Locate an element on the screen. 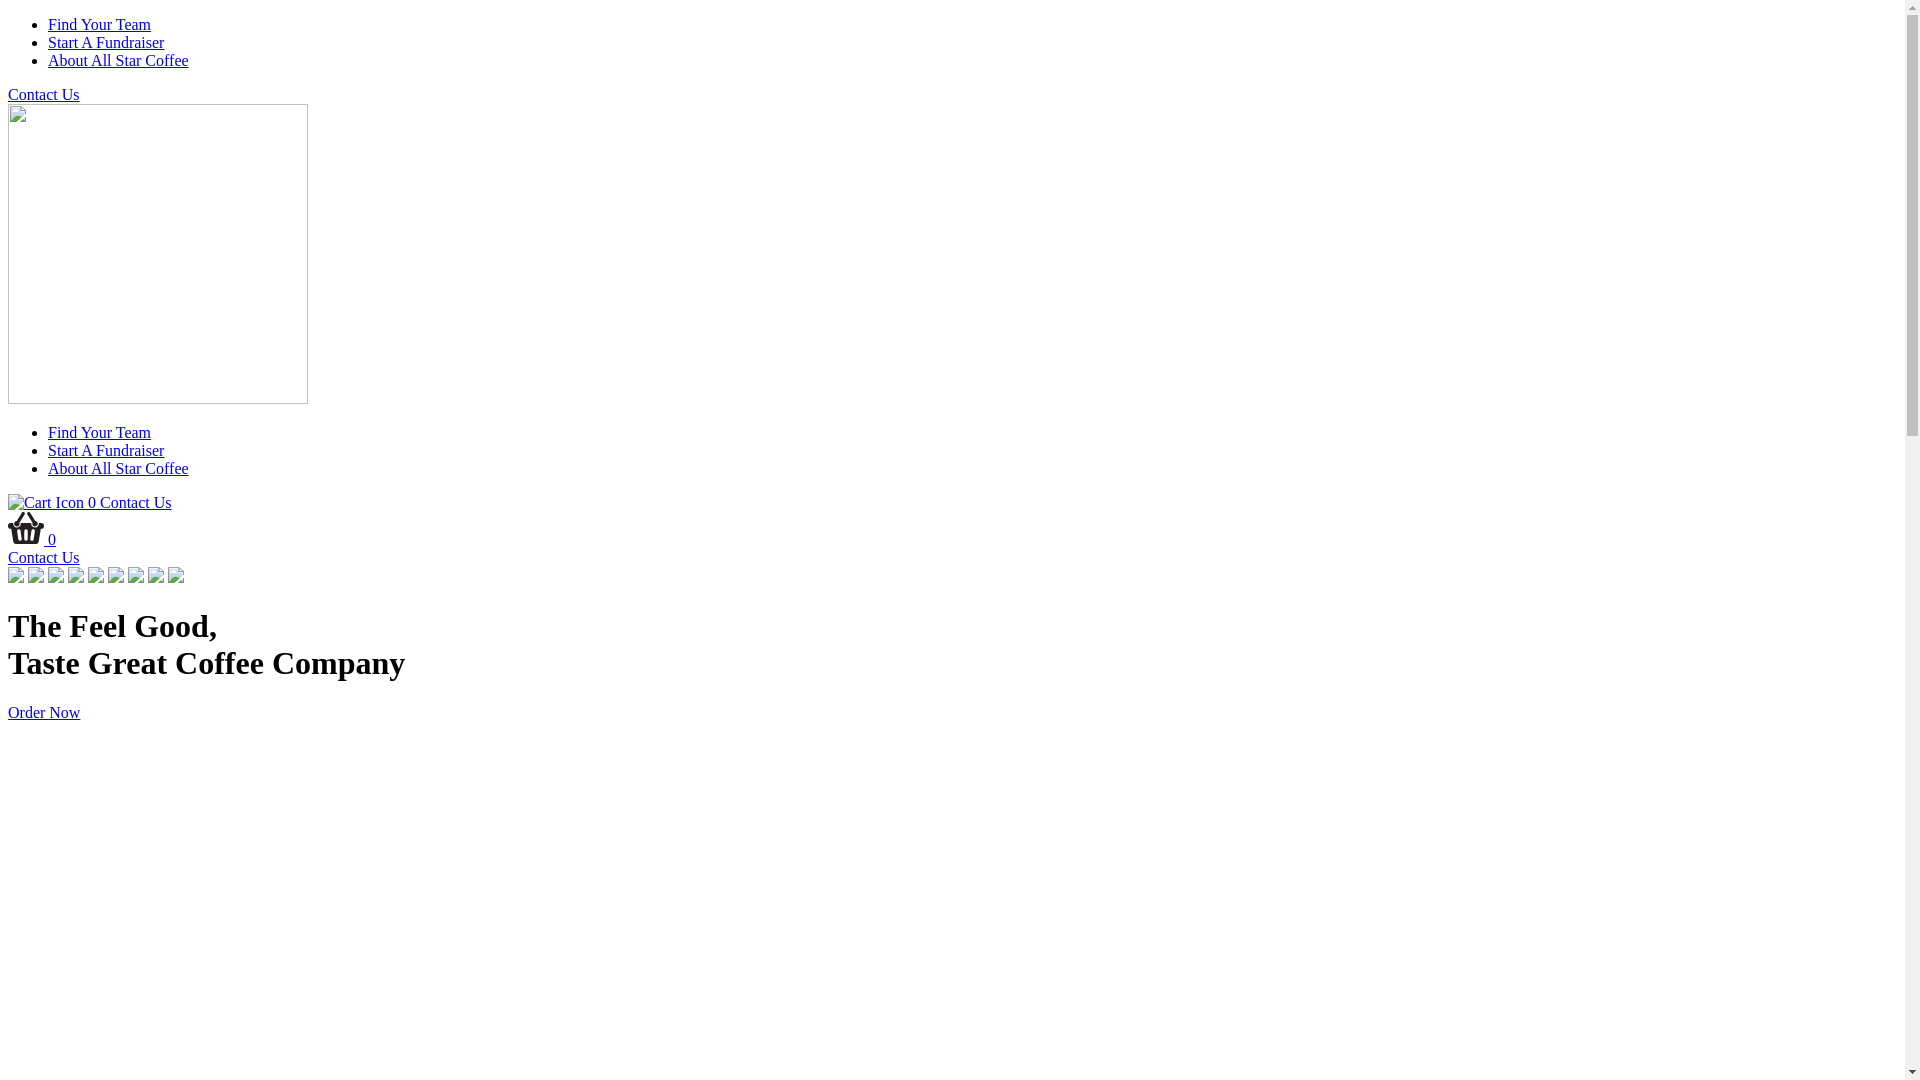  'Start A Fundraiser' is located at coordinates (104, 450).